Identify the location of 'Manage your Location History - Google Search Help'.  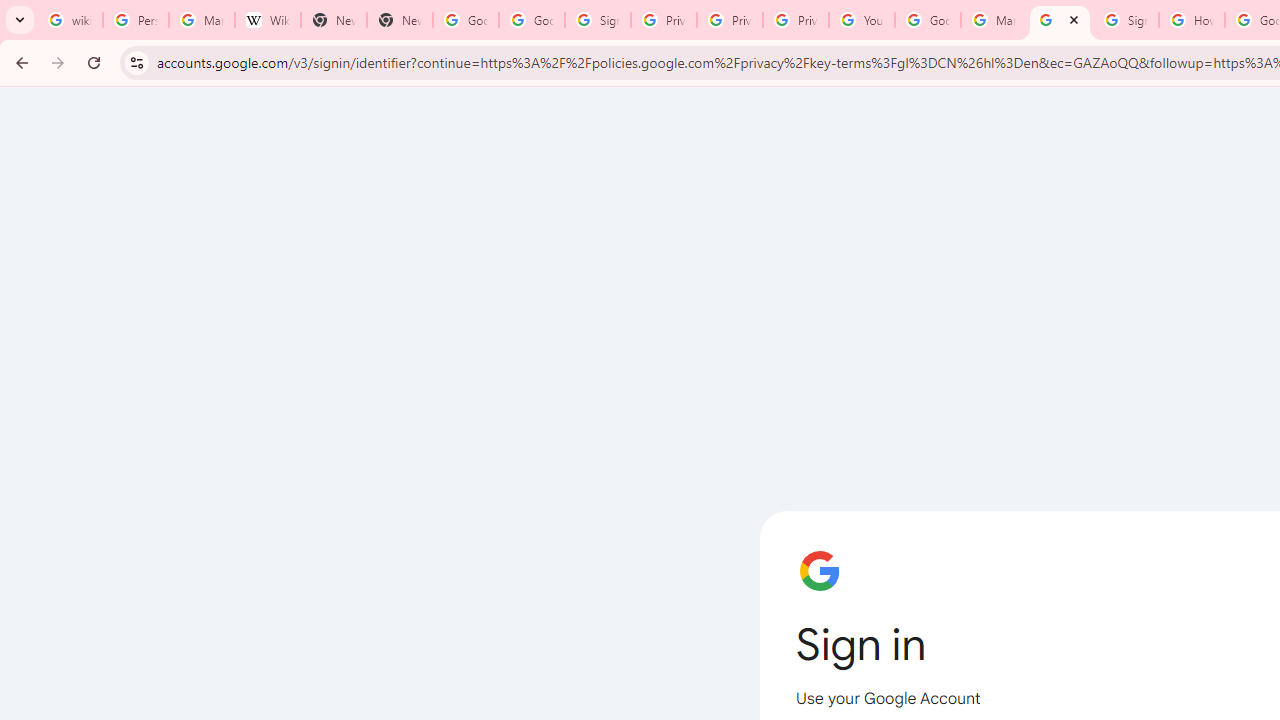
(202, 20).